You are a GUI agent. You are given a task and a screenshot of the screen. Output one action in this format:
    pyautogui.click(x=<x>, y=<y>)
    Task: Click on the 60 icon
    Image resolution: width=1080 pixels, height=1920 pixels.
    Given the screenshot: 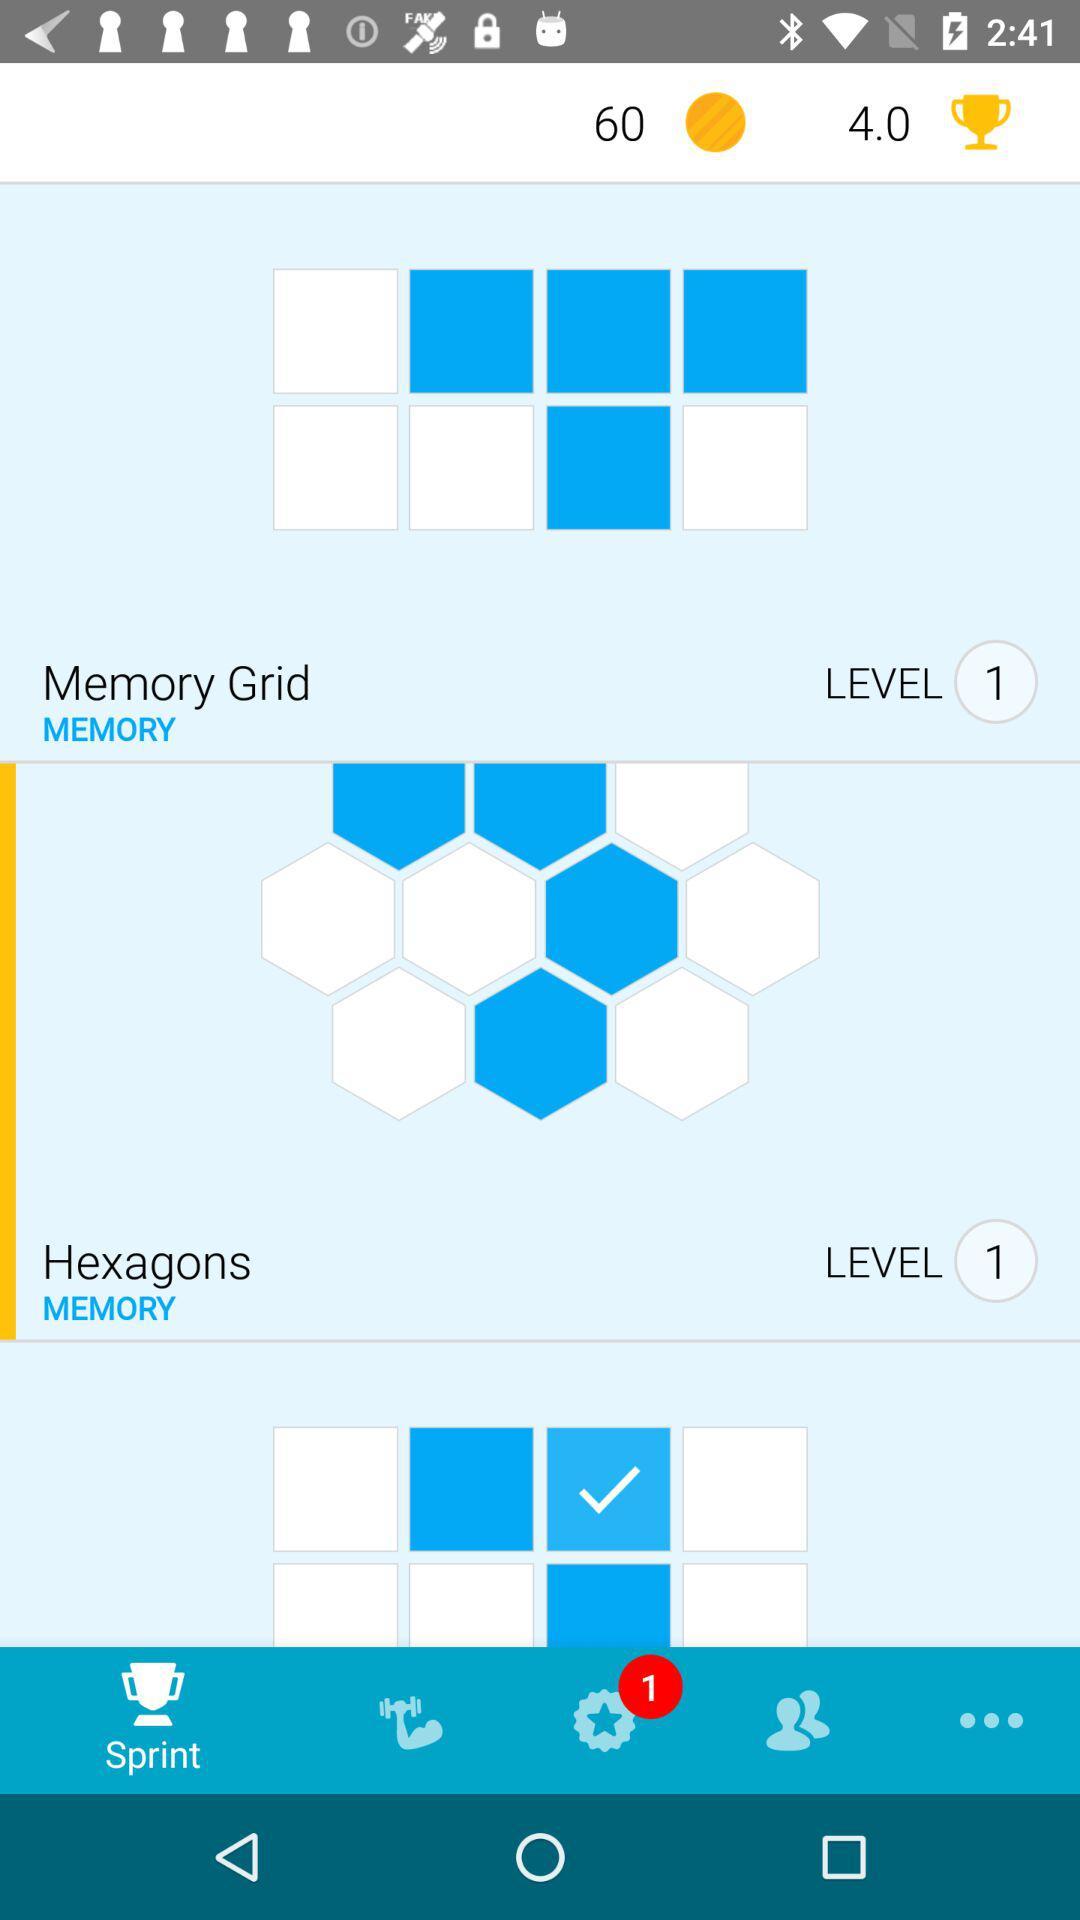 What is the action you would take?
    pyautogui.click(x=582, y=121)
    